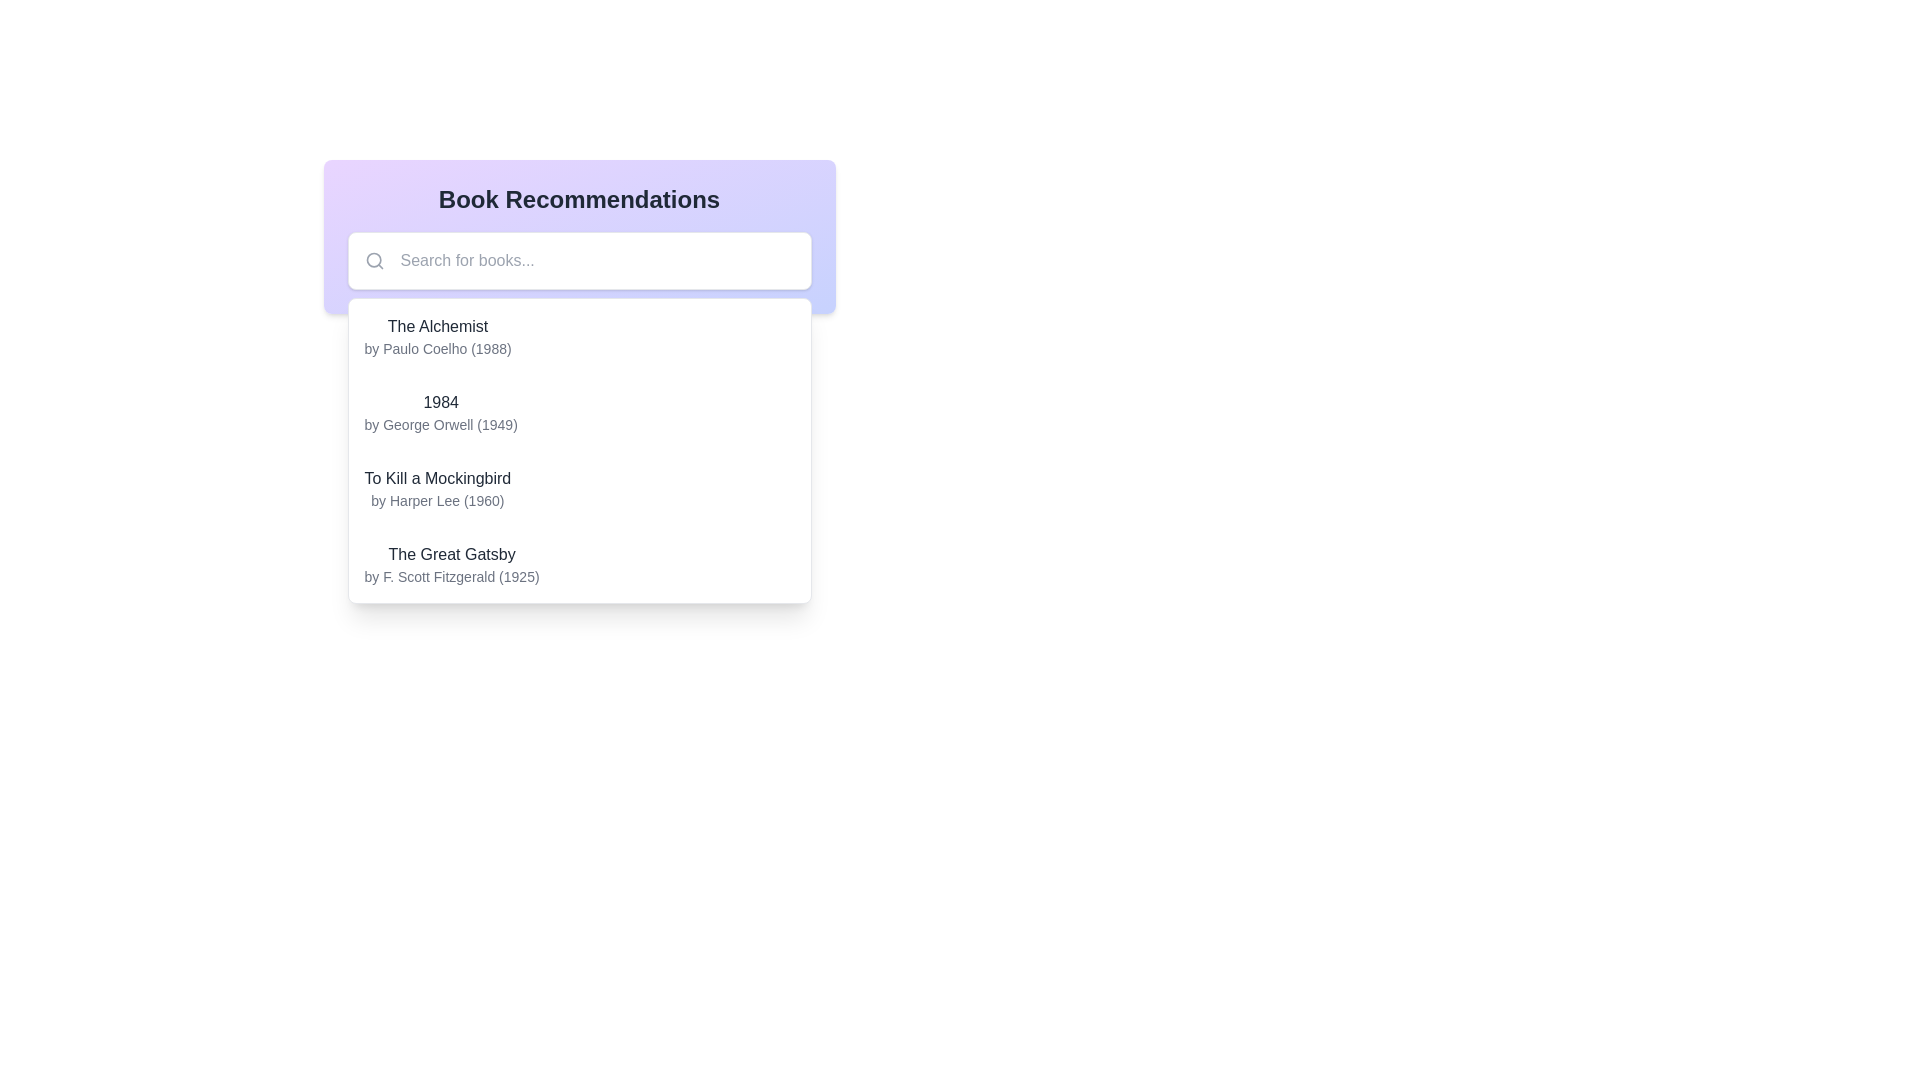 This screenshot has height=1080, width=1920. Describe the element at coordinates (578, 200) in the screenshot. I see `the heading element that serves as the title for the section providing book recommendations, located at the top center of the section with a gradient purple-to-indigo background` at that location.